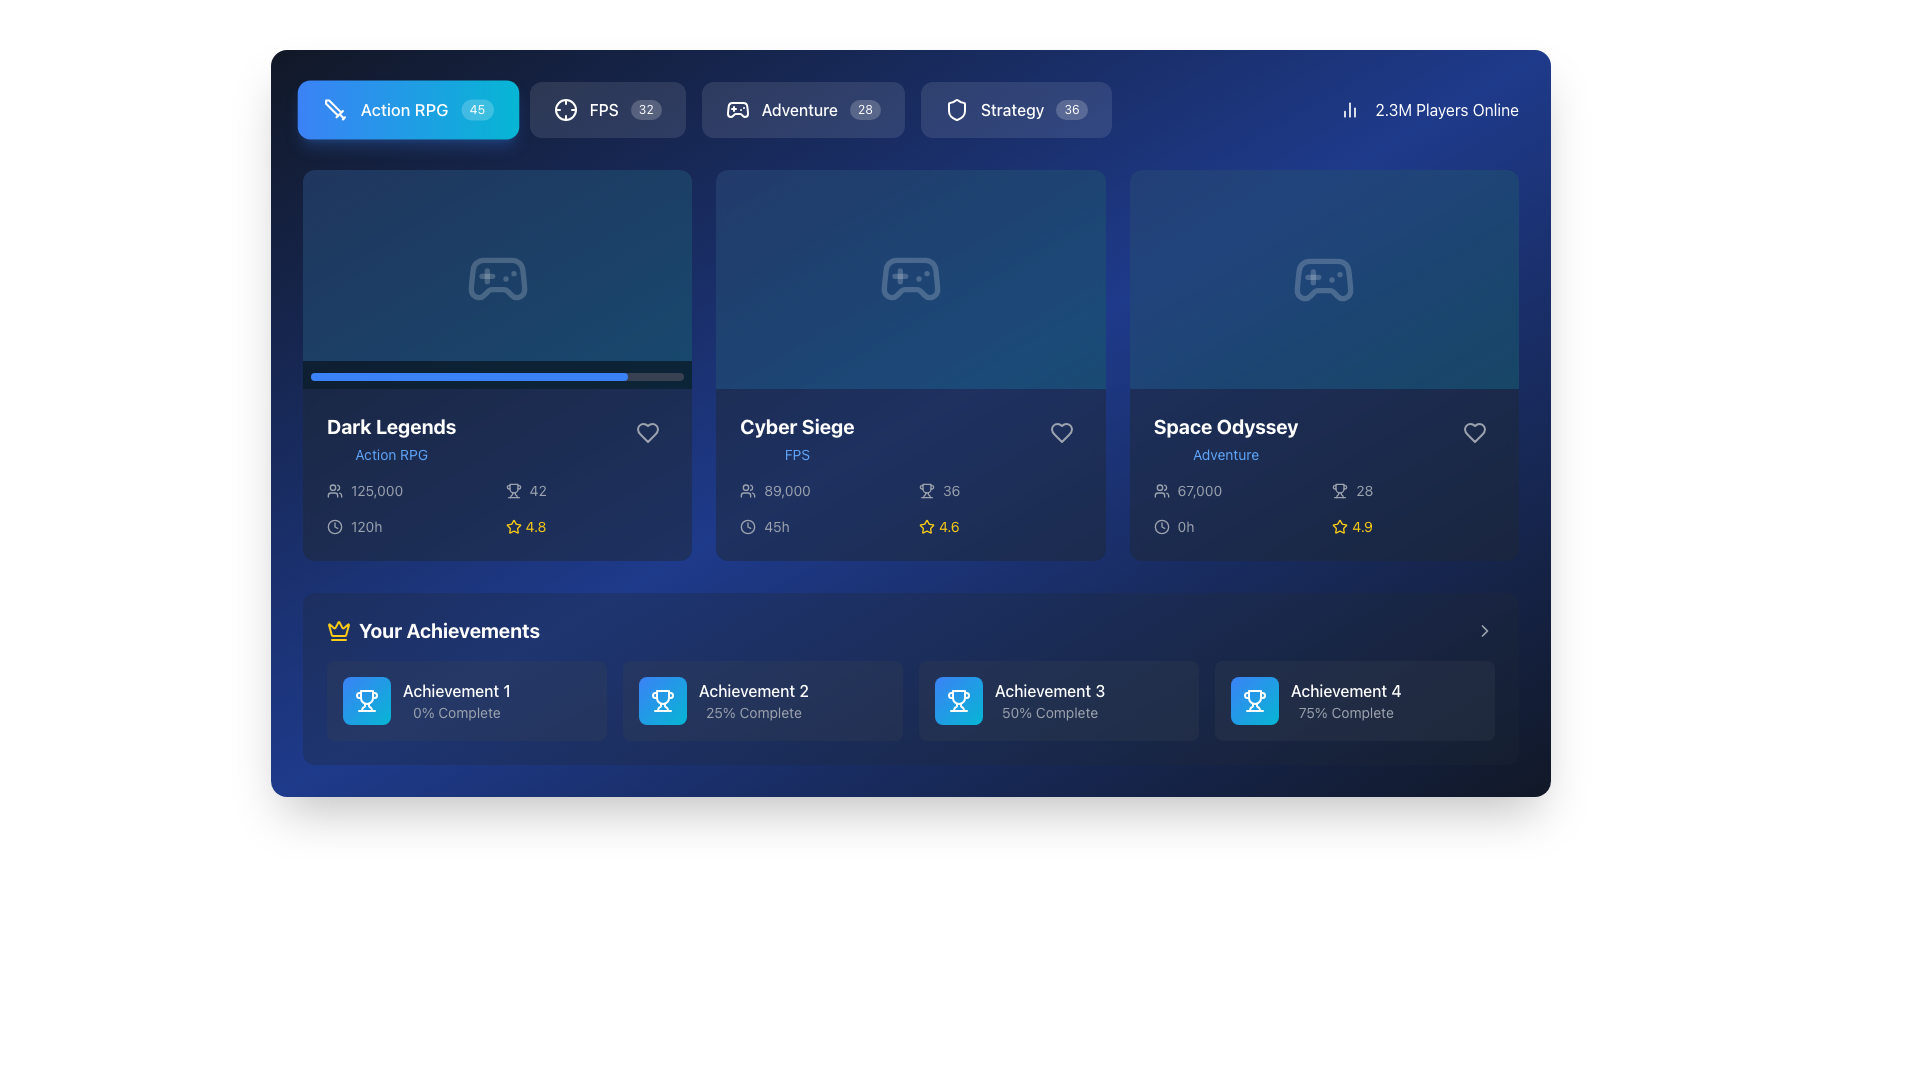 This screenshot has width=1920, height=1080. What do you see at coordinates (1354, 700) in the screenshot?
I see `the Informational display element that shows '75% Complete' for 'Achievement 4', located in the 'Your Achievements' section as the fourth item in a horizontal series` at bounding box center [1354, 700].